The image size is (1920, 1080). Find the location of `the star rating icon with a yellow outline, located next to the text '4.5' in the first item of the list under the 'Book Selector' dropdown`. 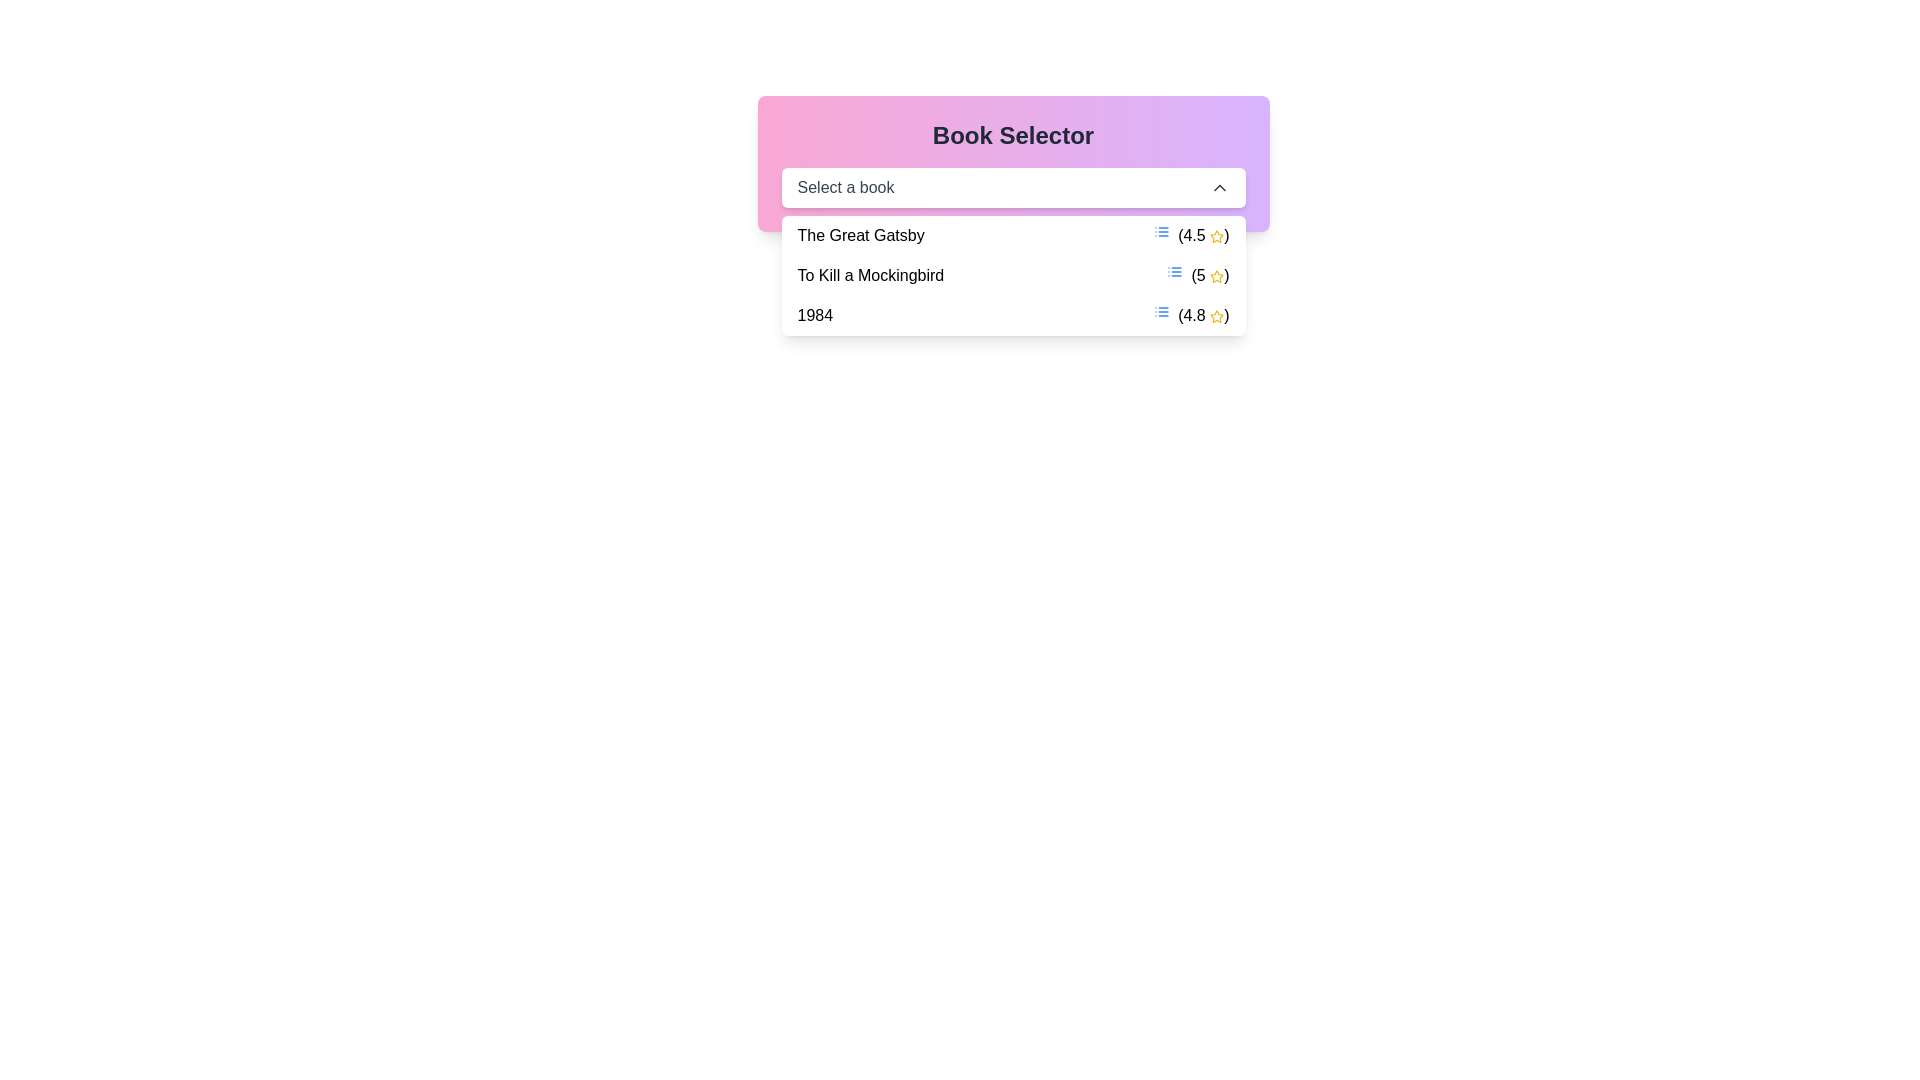

the star rating icon with a yellow outline, located next to the text '4.5' in the first item of the list under the 'Book Selector' dropdown is located at coordinates (1216, 315).